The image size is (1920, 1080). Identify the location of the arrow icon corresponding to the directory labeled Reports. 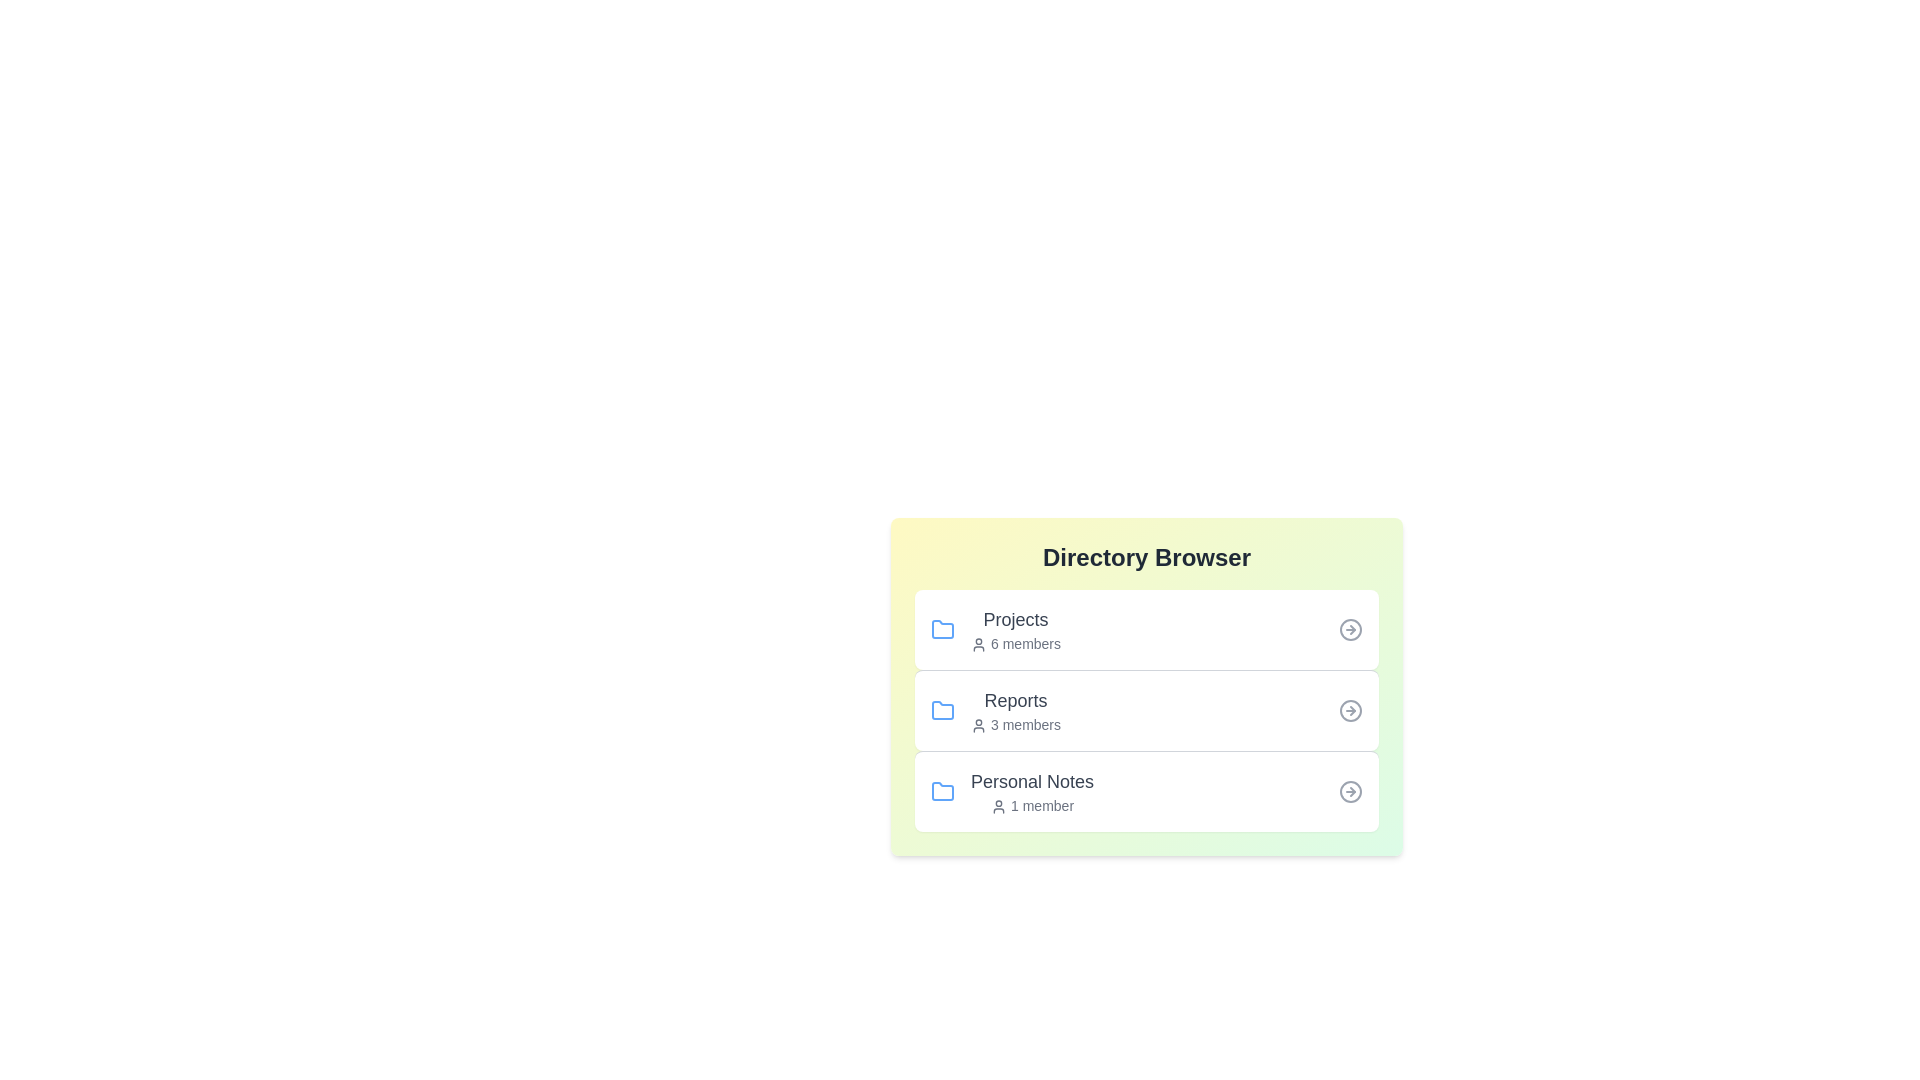
(1350, 709).